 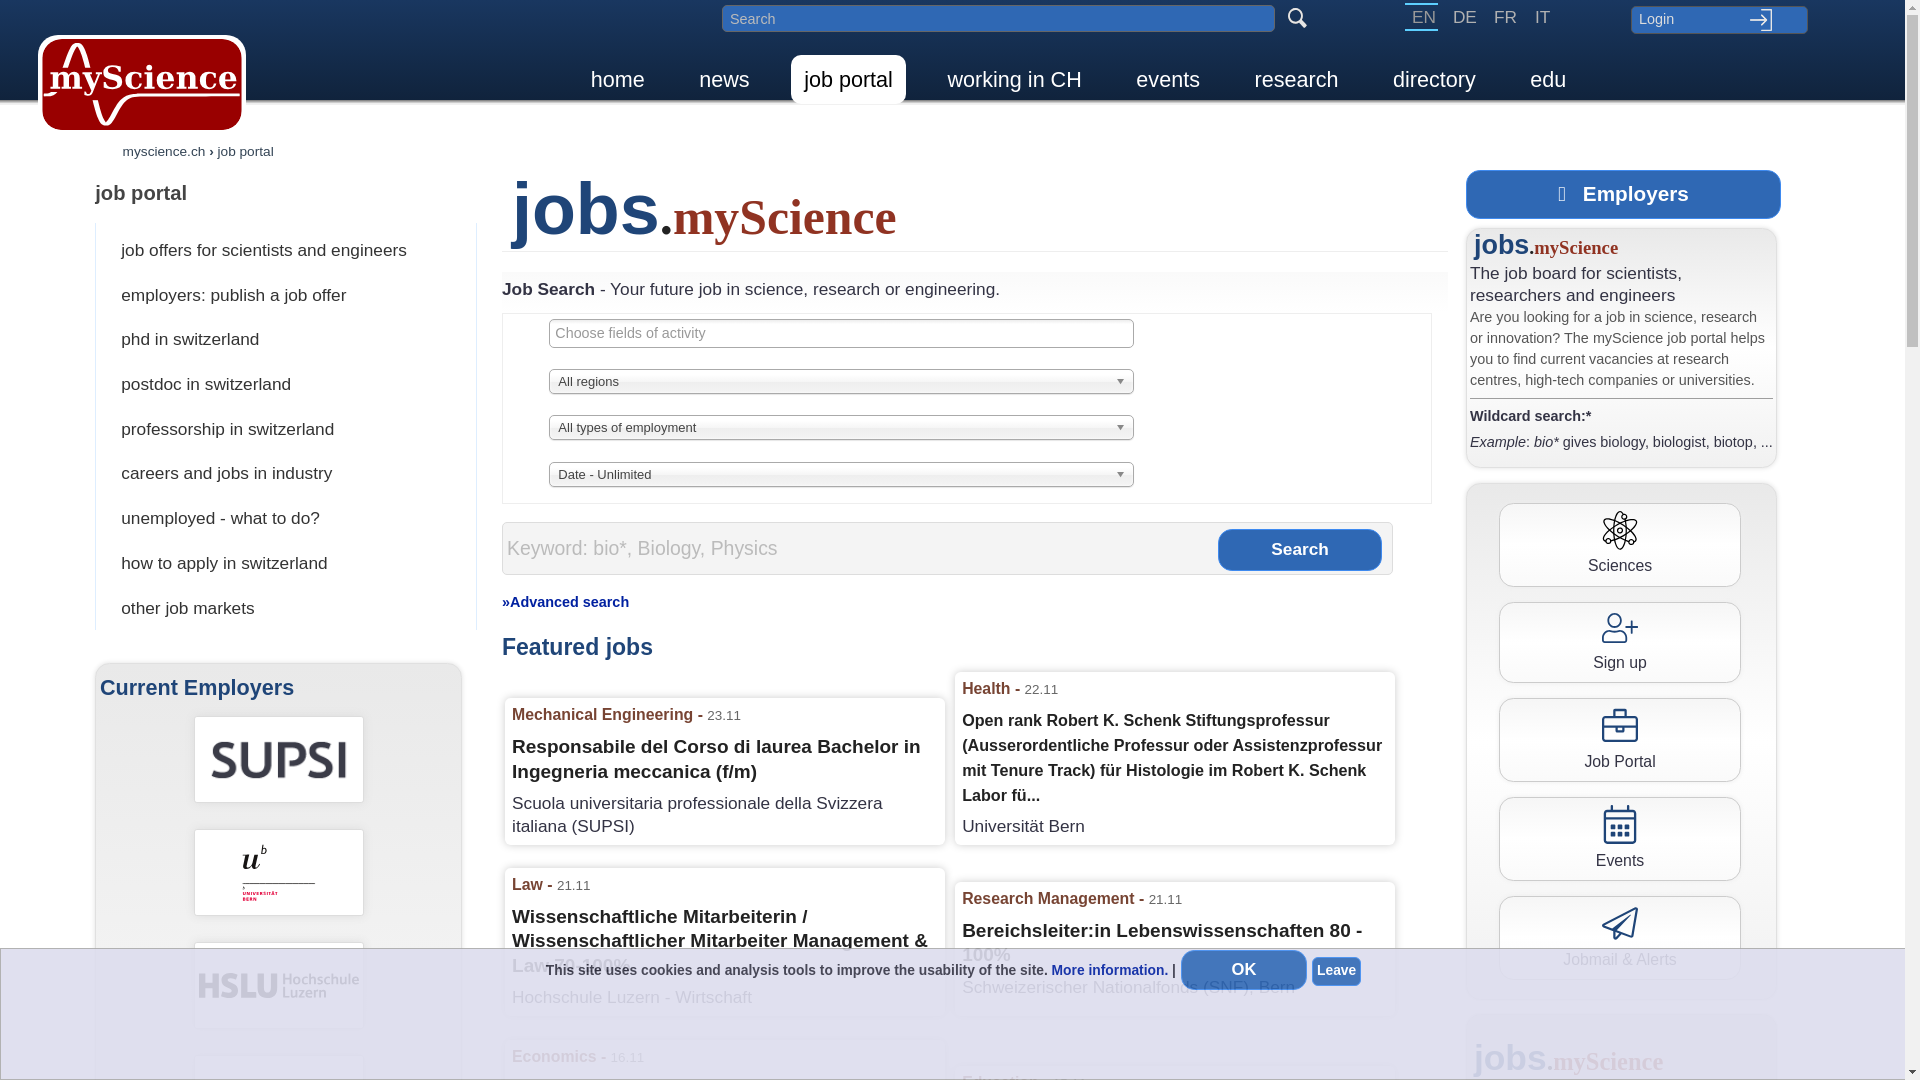 I want to click on 'Search', so click(x=1217, y=550).